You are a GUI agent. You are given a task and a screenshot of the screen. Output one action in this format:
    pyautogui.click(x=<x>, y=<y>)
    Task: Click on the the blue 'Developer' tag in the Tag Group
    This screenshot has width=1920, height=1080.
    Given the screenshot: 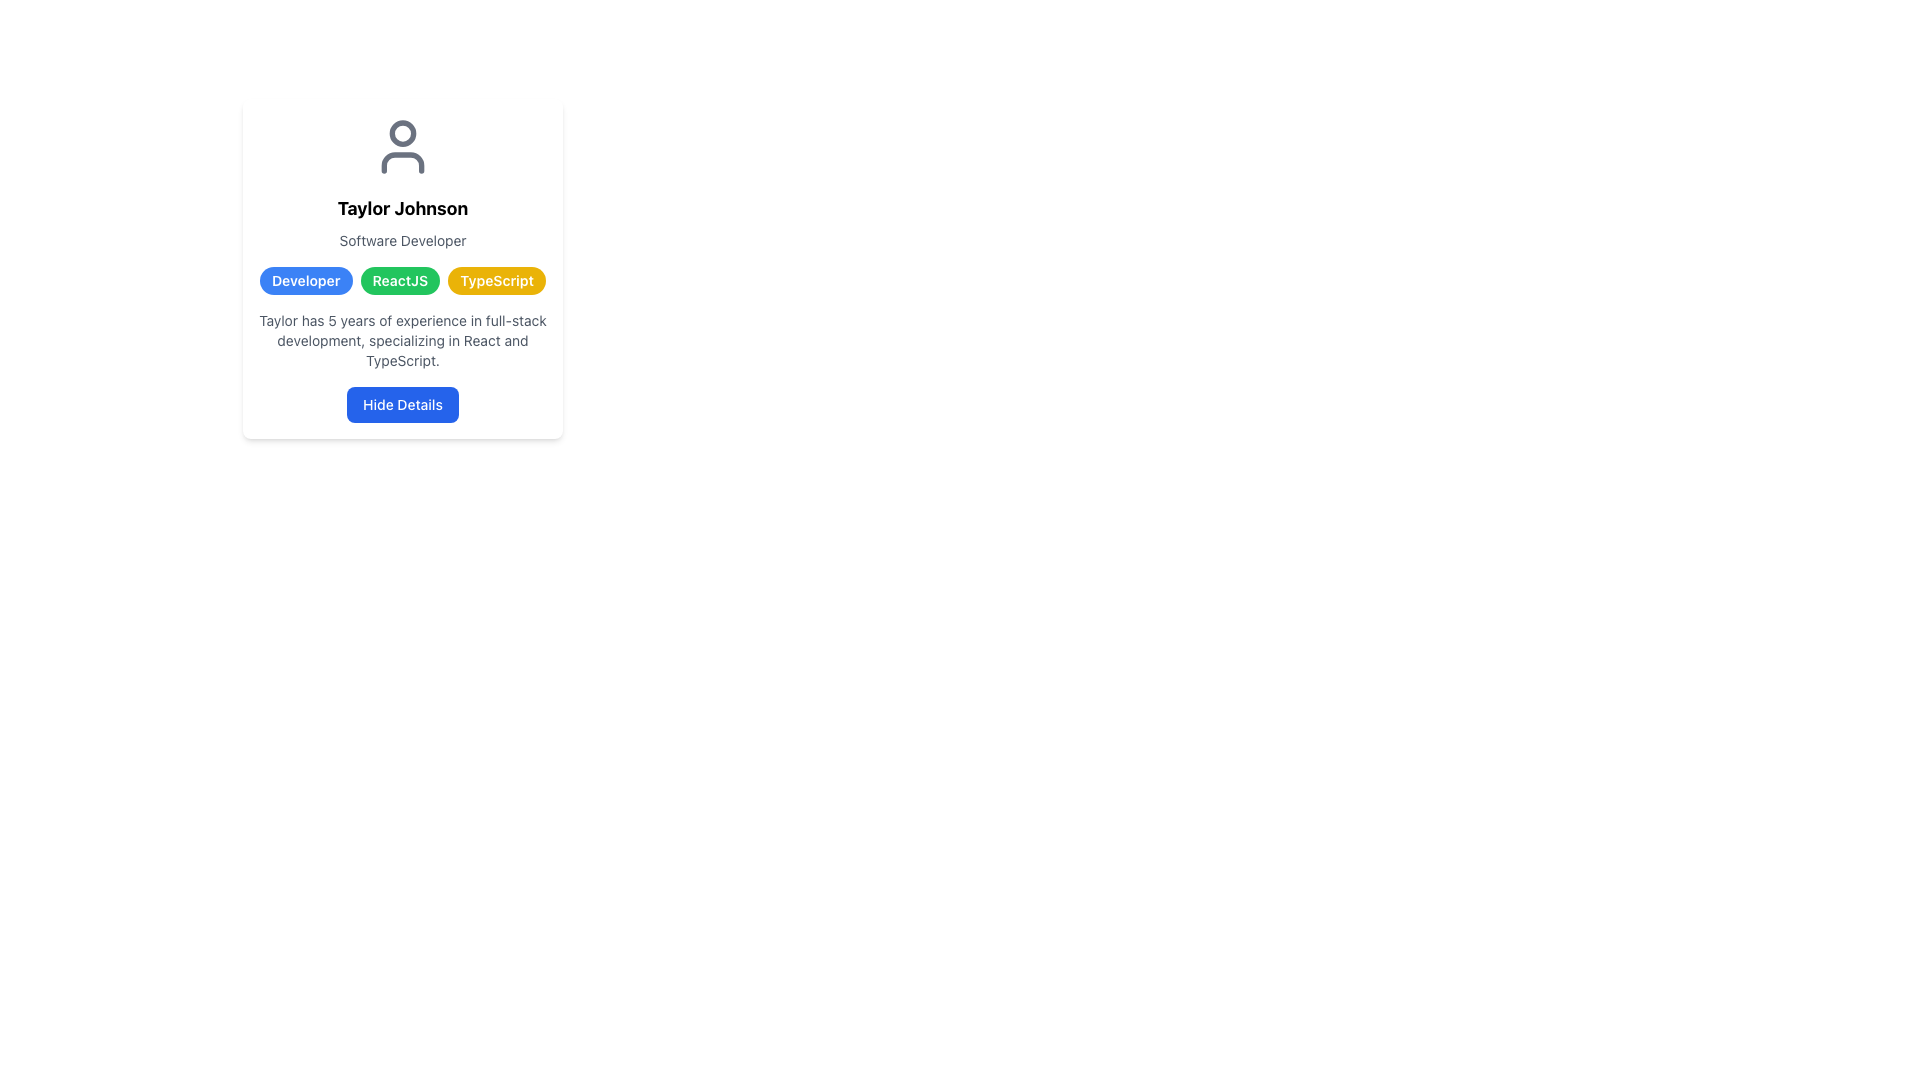 What is the action you would take?
    pyautogui.click(x=402, y=281)
    